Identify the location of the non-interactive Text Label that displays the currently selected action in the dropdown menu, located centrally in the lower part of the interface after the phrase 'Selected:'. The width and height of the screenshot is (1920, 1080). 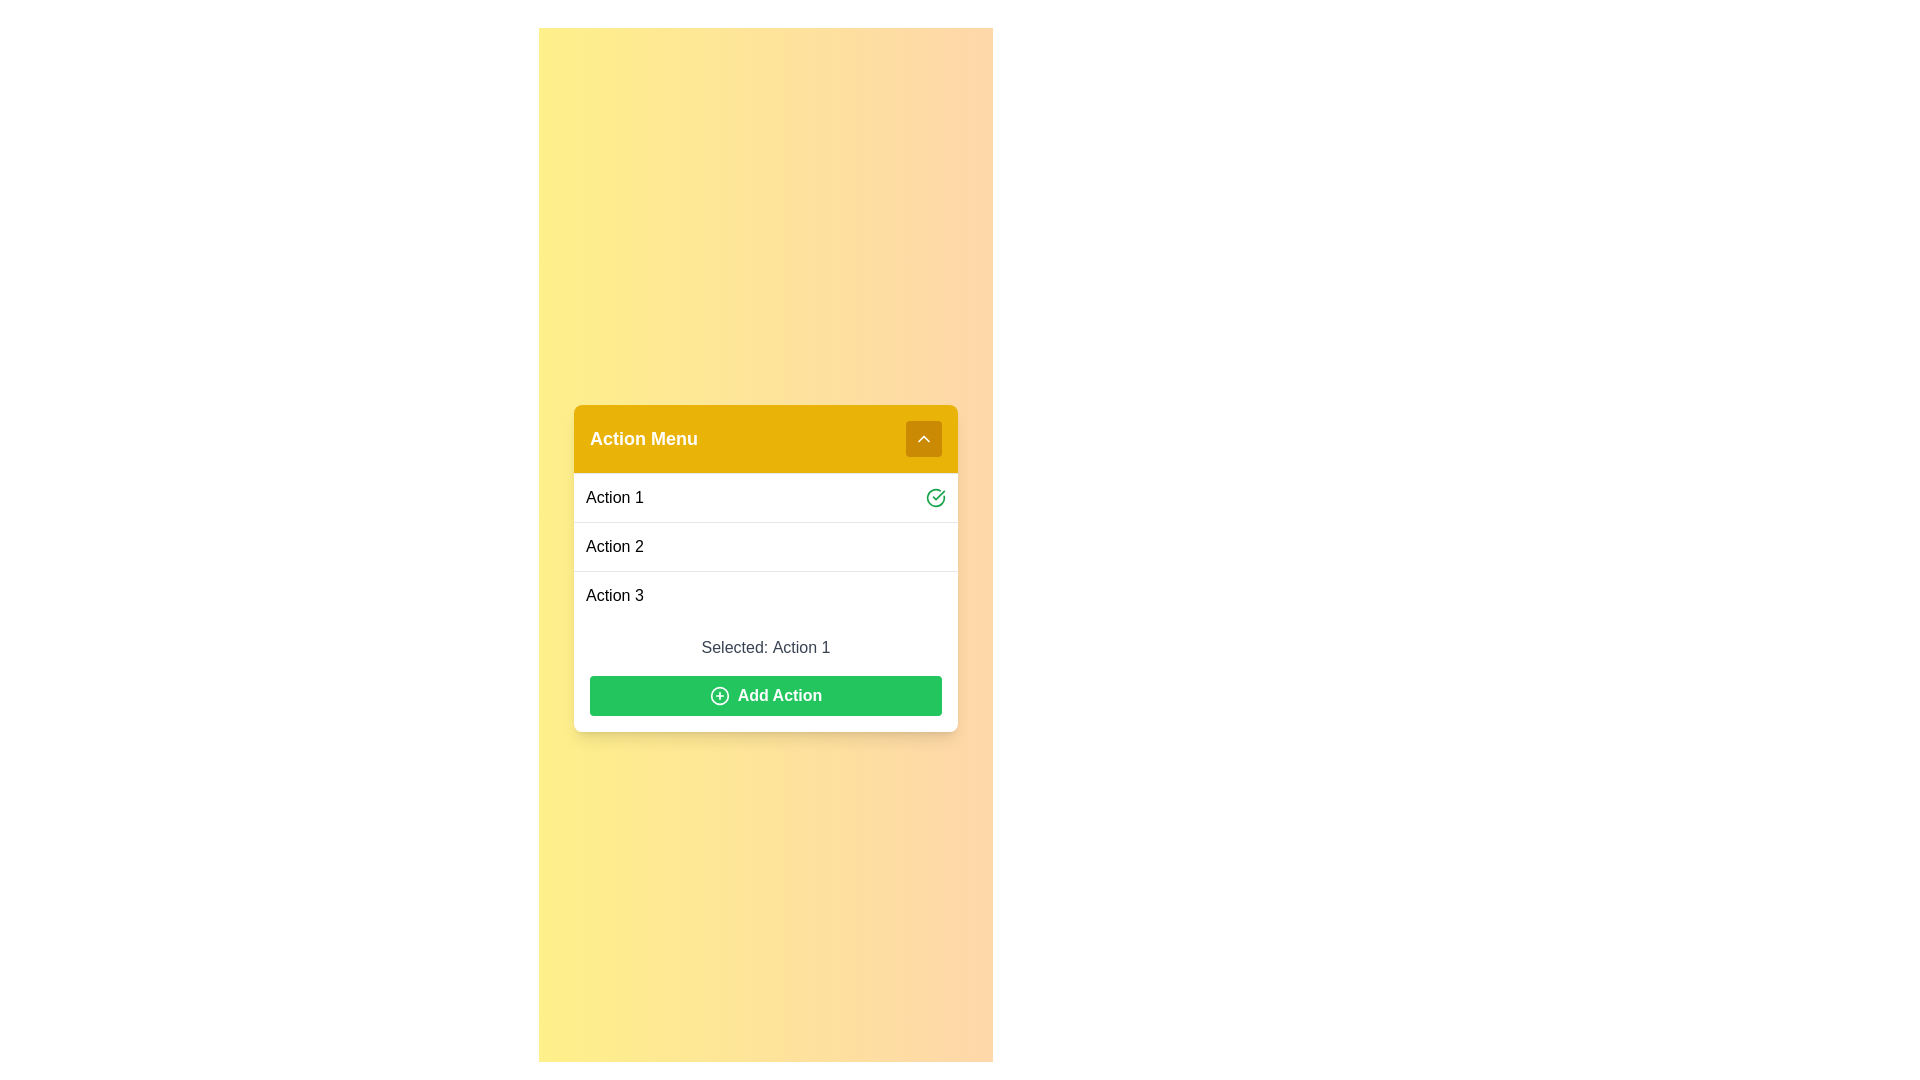
(801, 647).